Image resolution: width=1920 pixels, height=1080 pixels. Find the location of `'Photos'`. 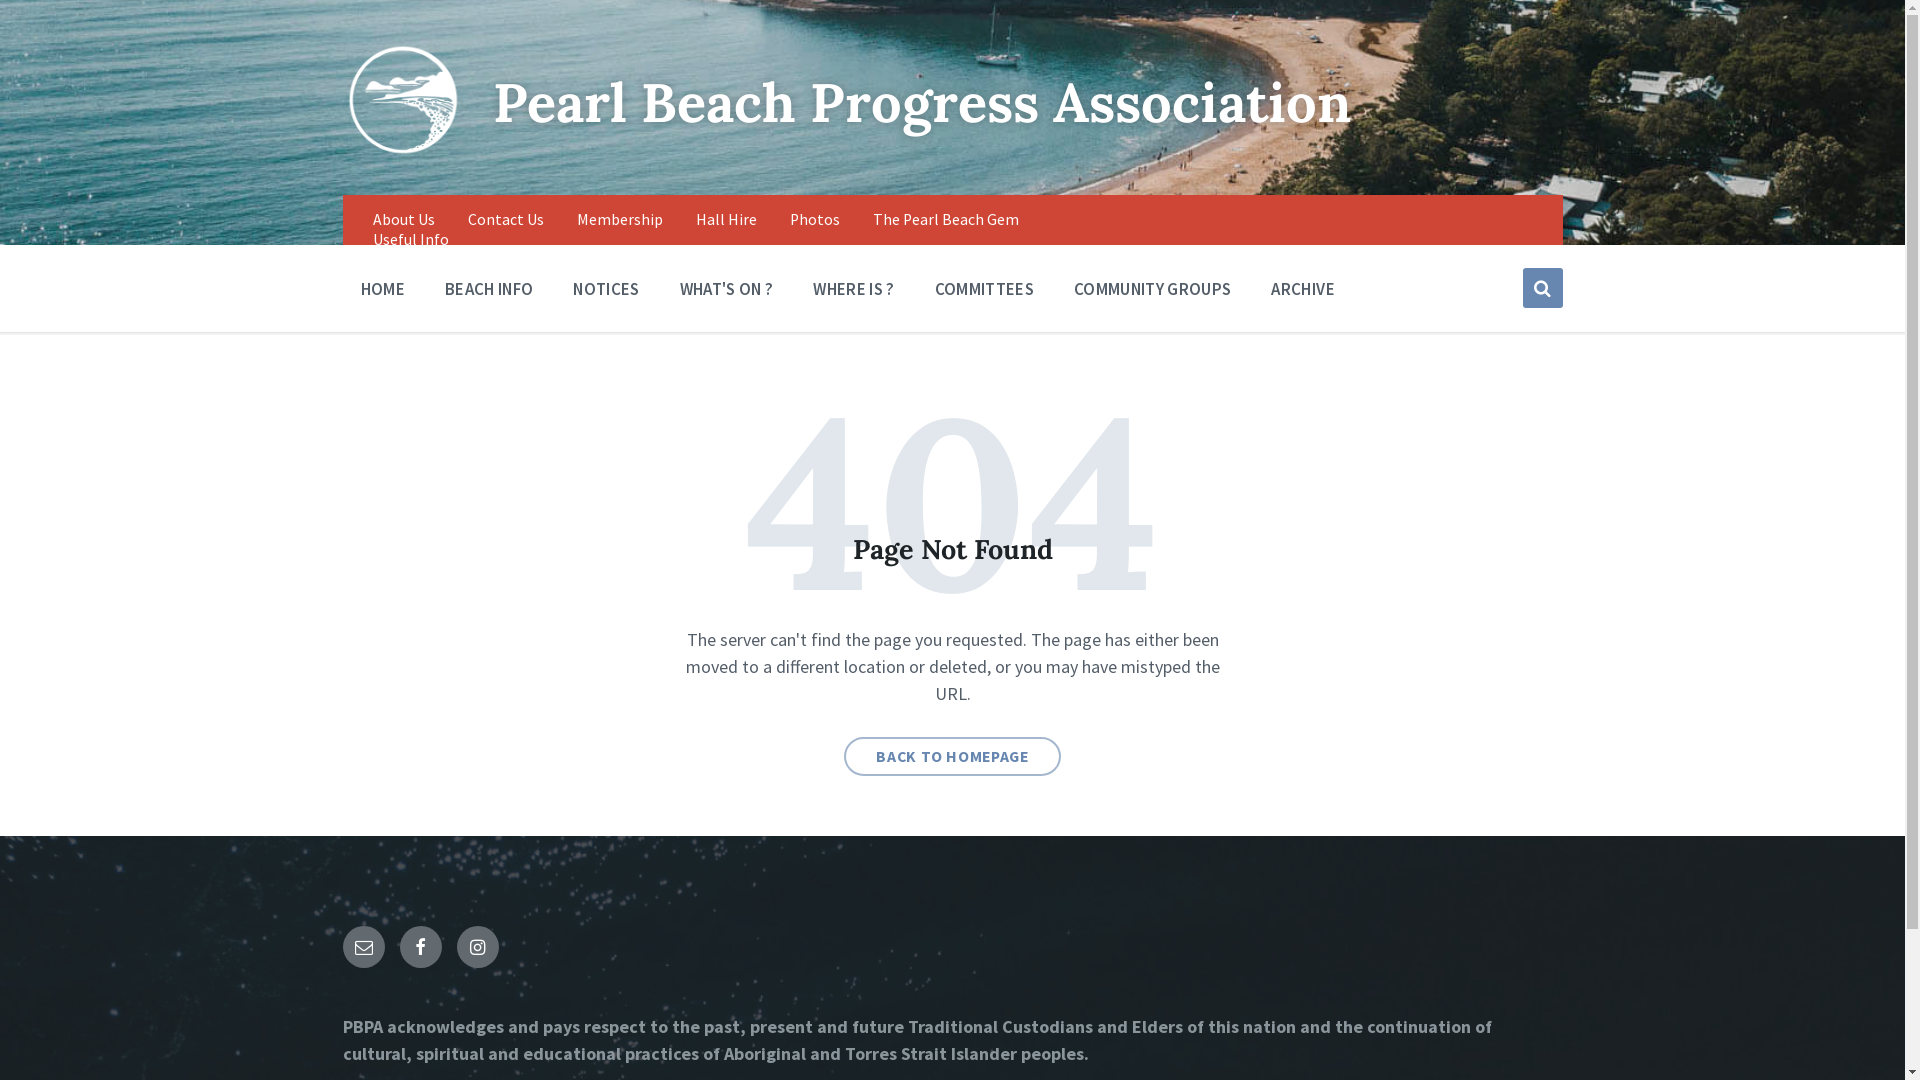

'Photos' is located at coordinates (789, 219).